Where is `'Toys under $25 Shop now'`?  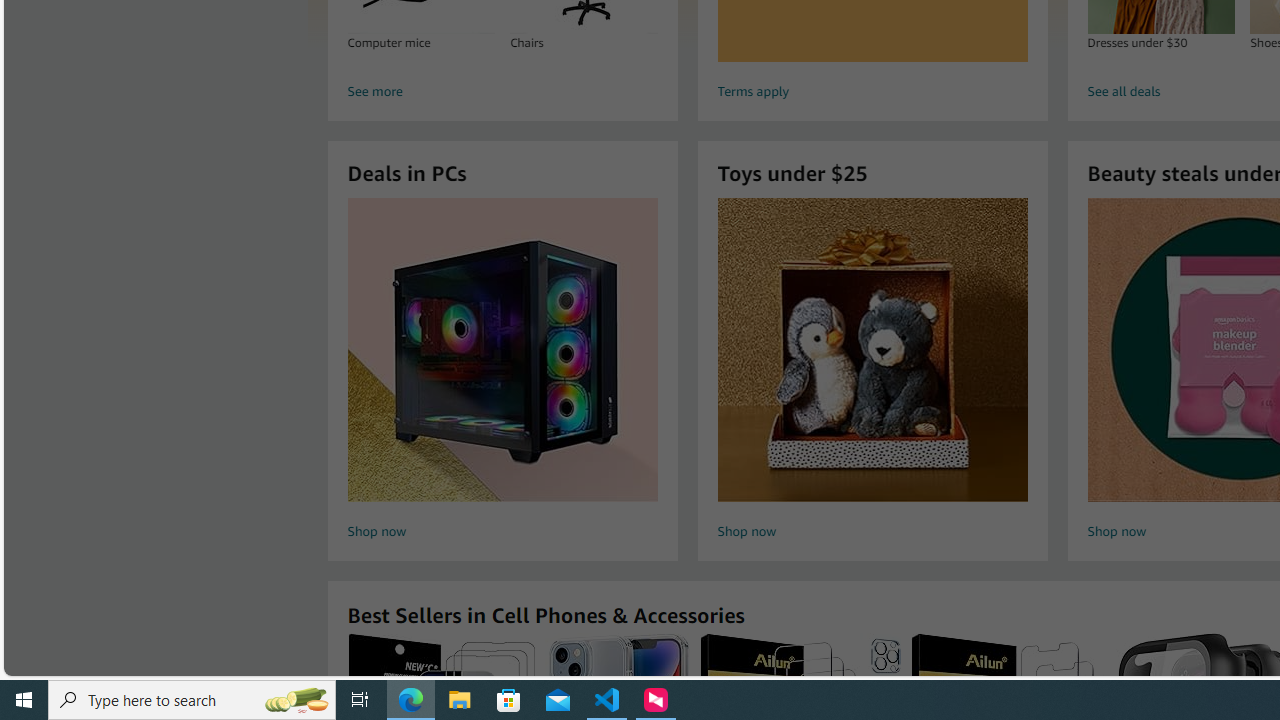 'Toys under $25 Shop now' is located at coordinates (872, 371).